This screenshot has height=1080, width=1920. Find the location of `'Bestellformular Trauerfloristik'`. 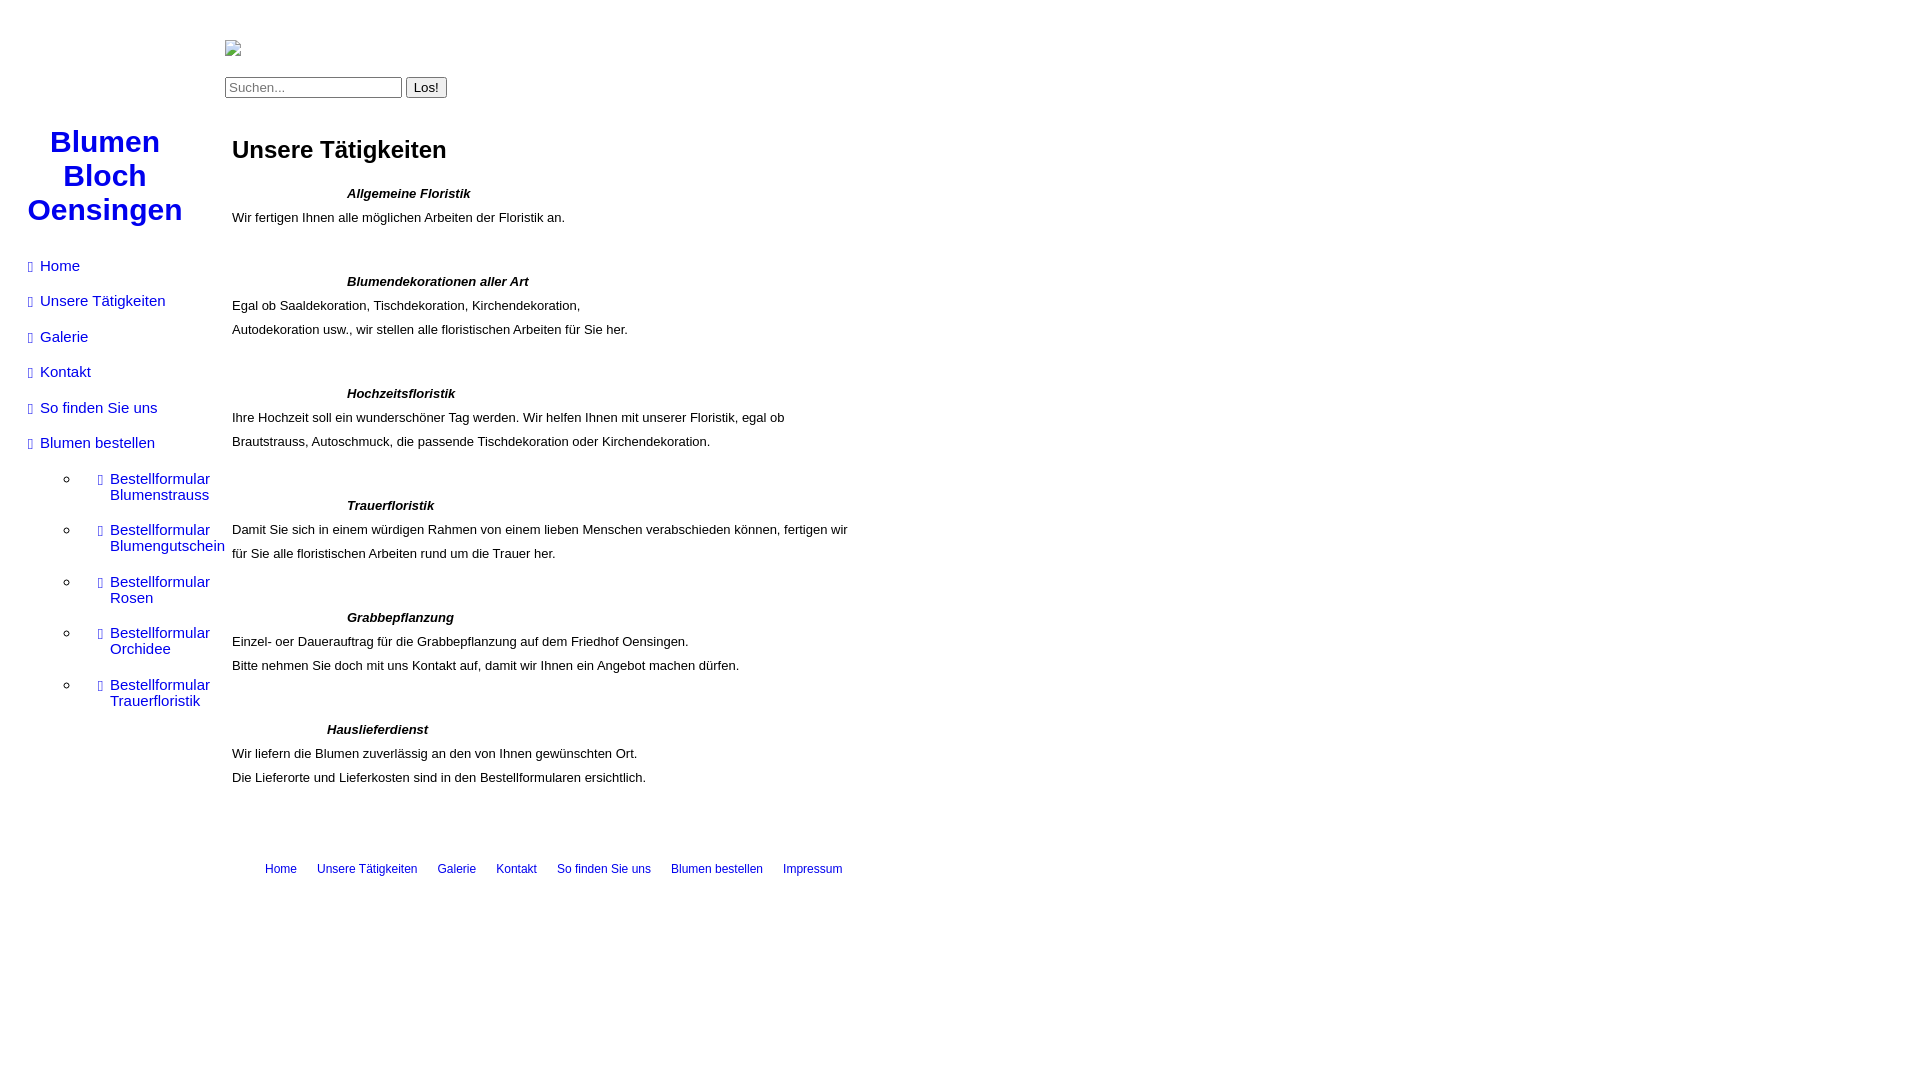

'Bestellformular Trauerfloristik' is located at coordinates (148, 692).